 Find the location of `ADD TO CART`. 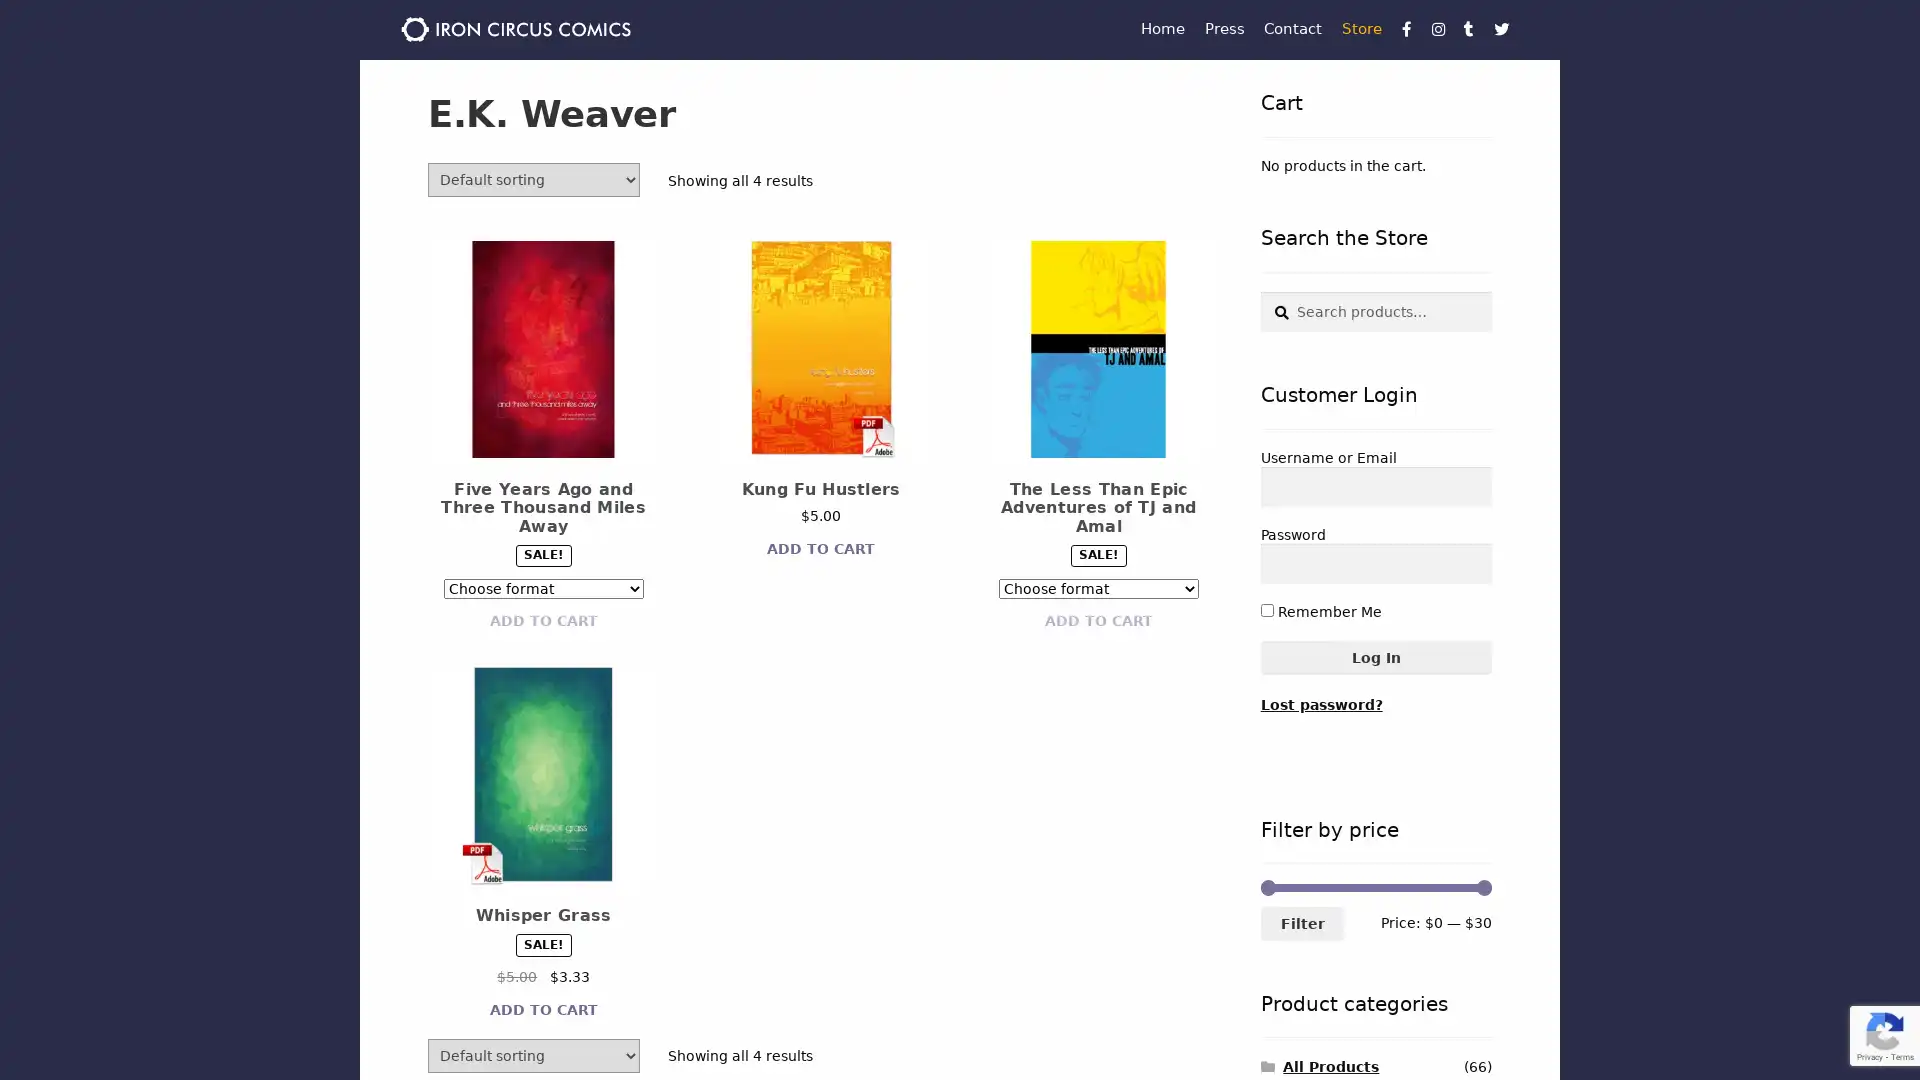

ADD TO CART is located at coordinates (1097, 620).